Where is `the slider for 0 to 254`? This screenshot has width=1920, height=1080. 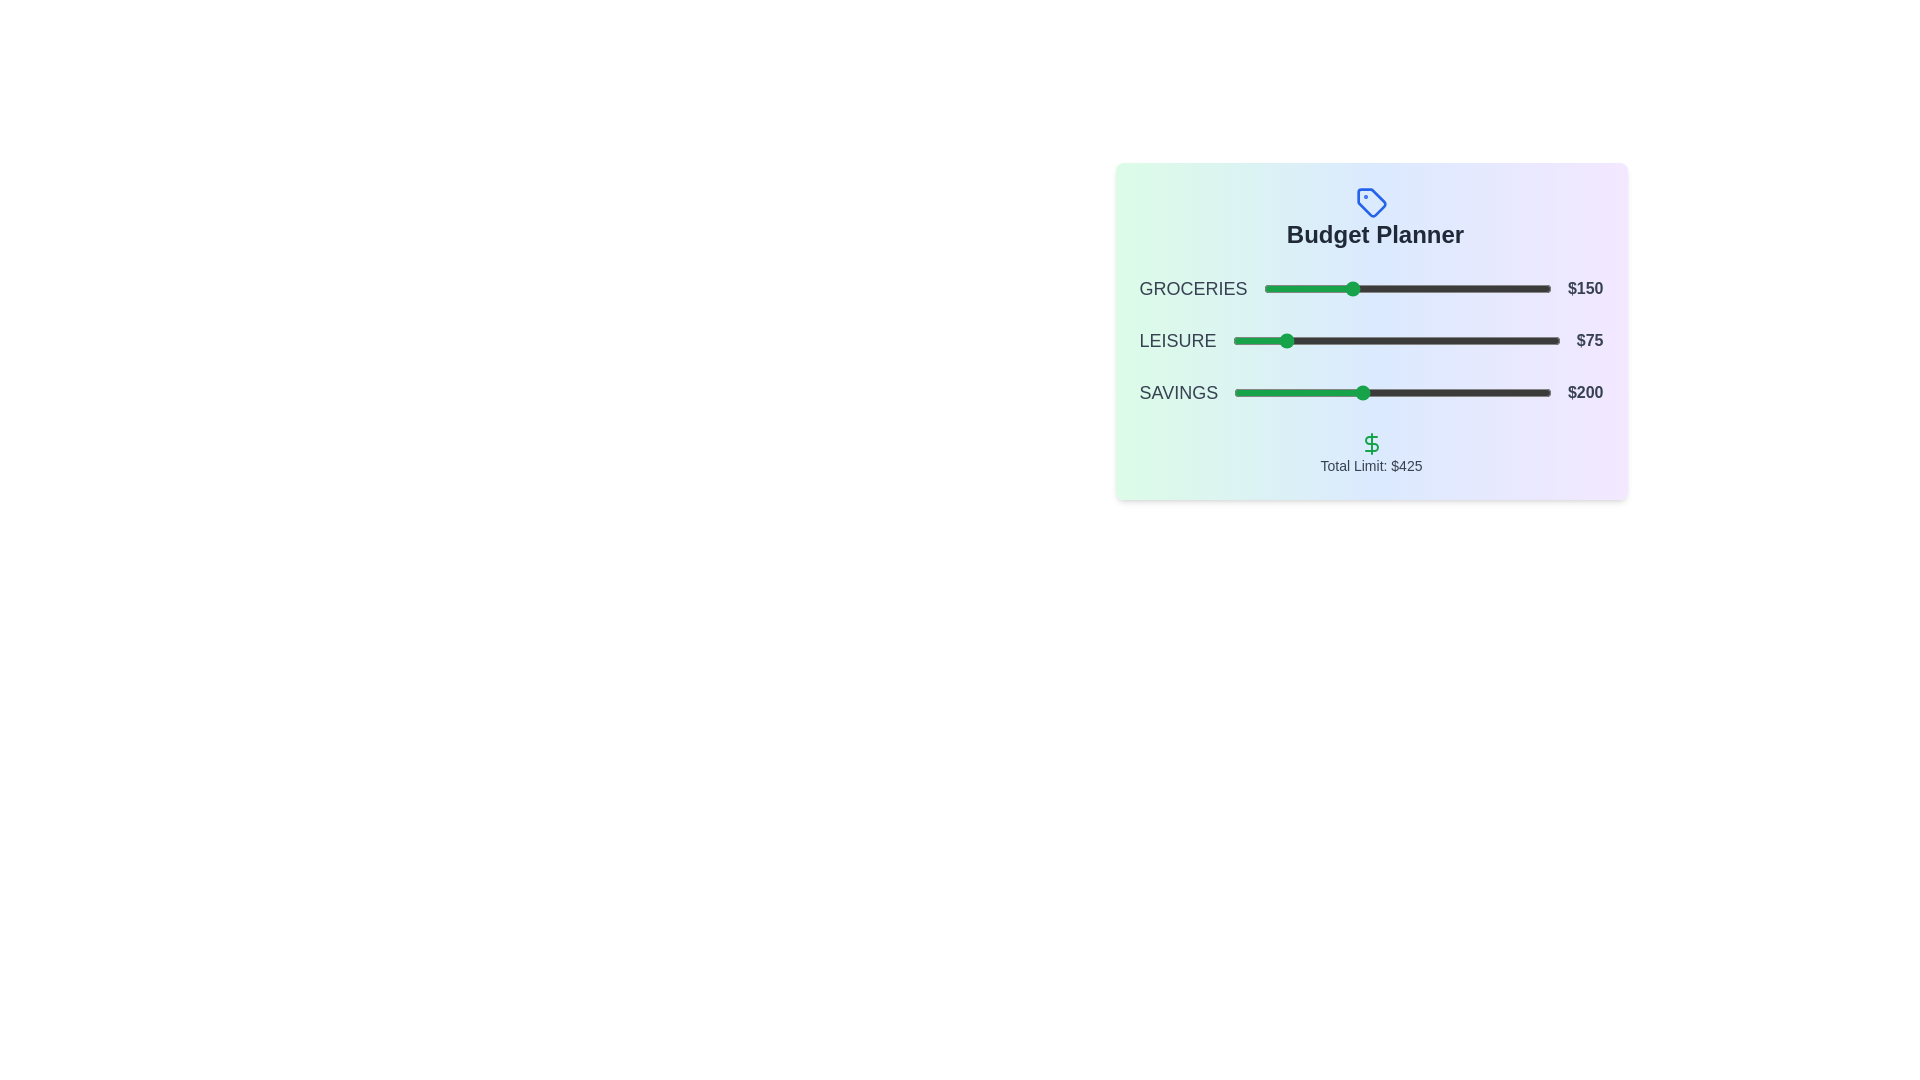
the slider for 0 to 254 is located at coordinates (1409, 289).